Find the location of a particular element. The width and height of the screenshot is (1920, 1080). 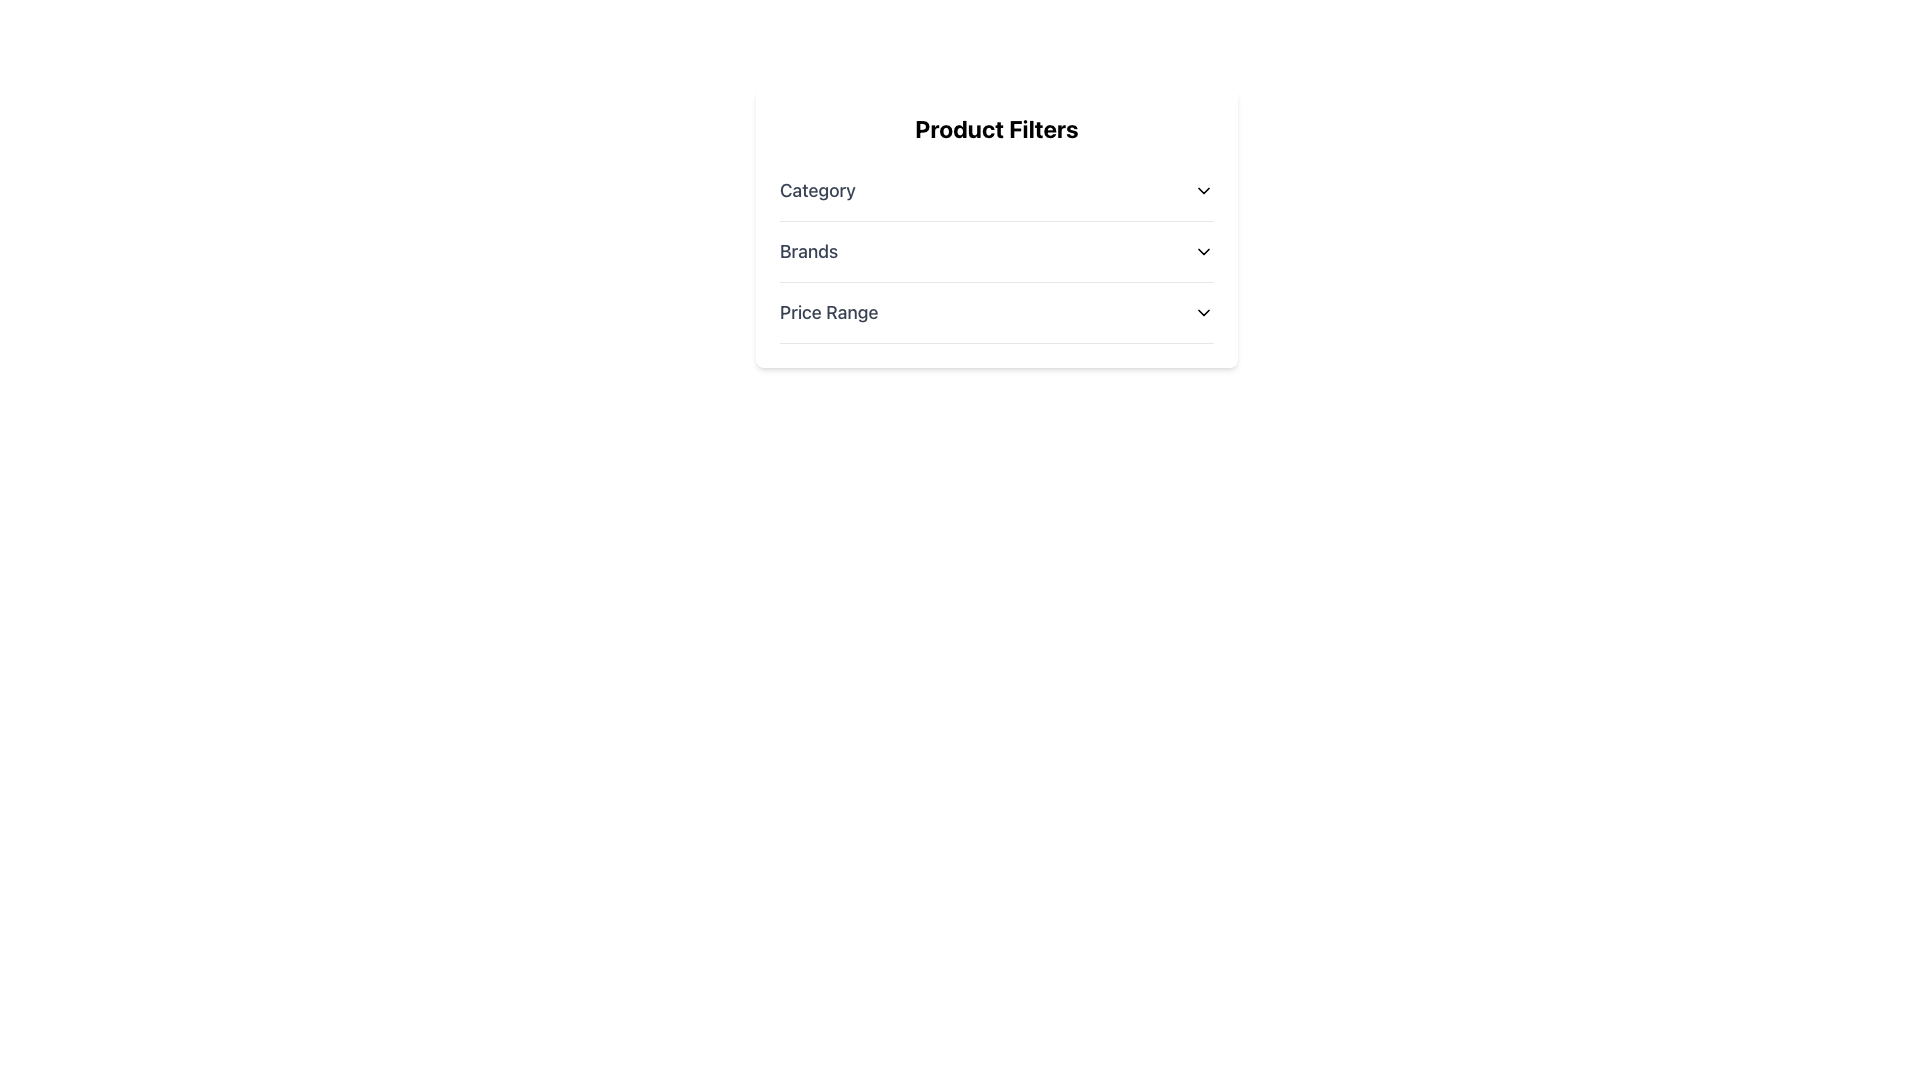

the 'Brands' label, which is styled with a larger font size and medium weight, located within the second filter option of a product filter card is located at coordinates (809, 250).